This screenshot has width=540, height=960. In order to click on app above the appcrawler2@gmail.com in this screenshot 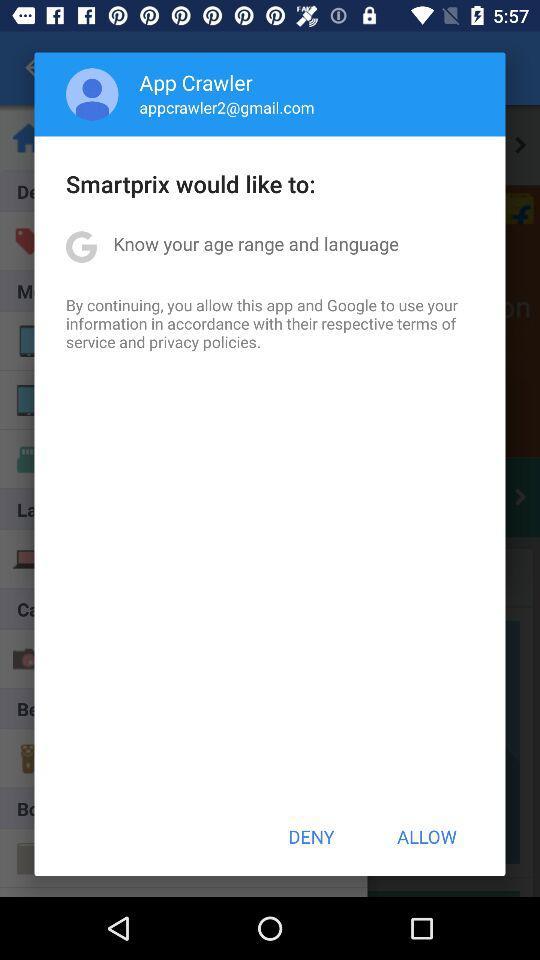, I will do `click(196, 82)`.